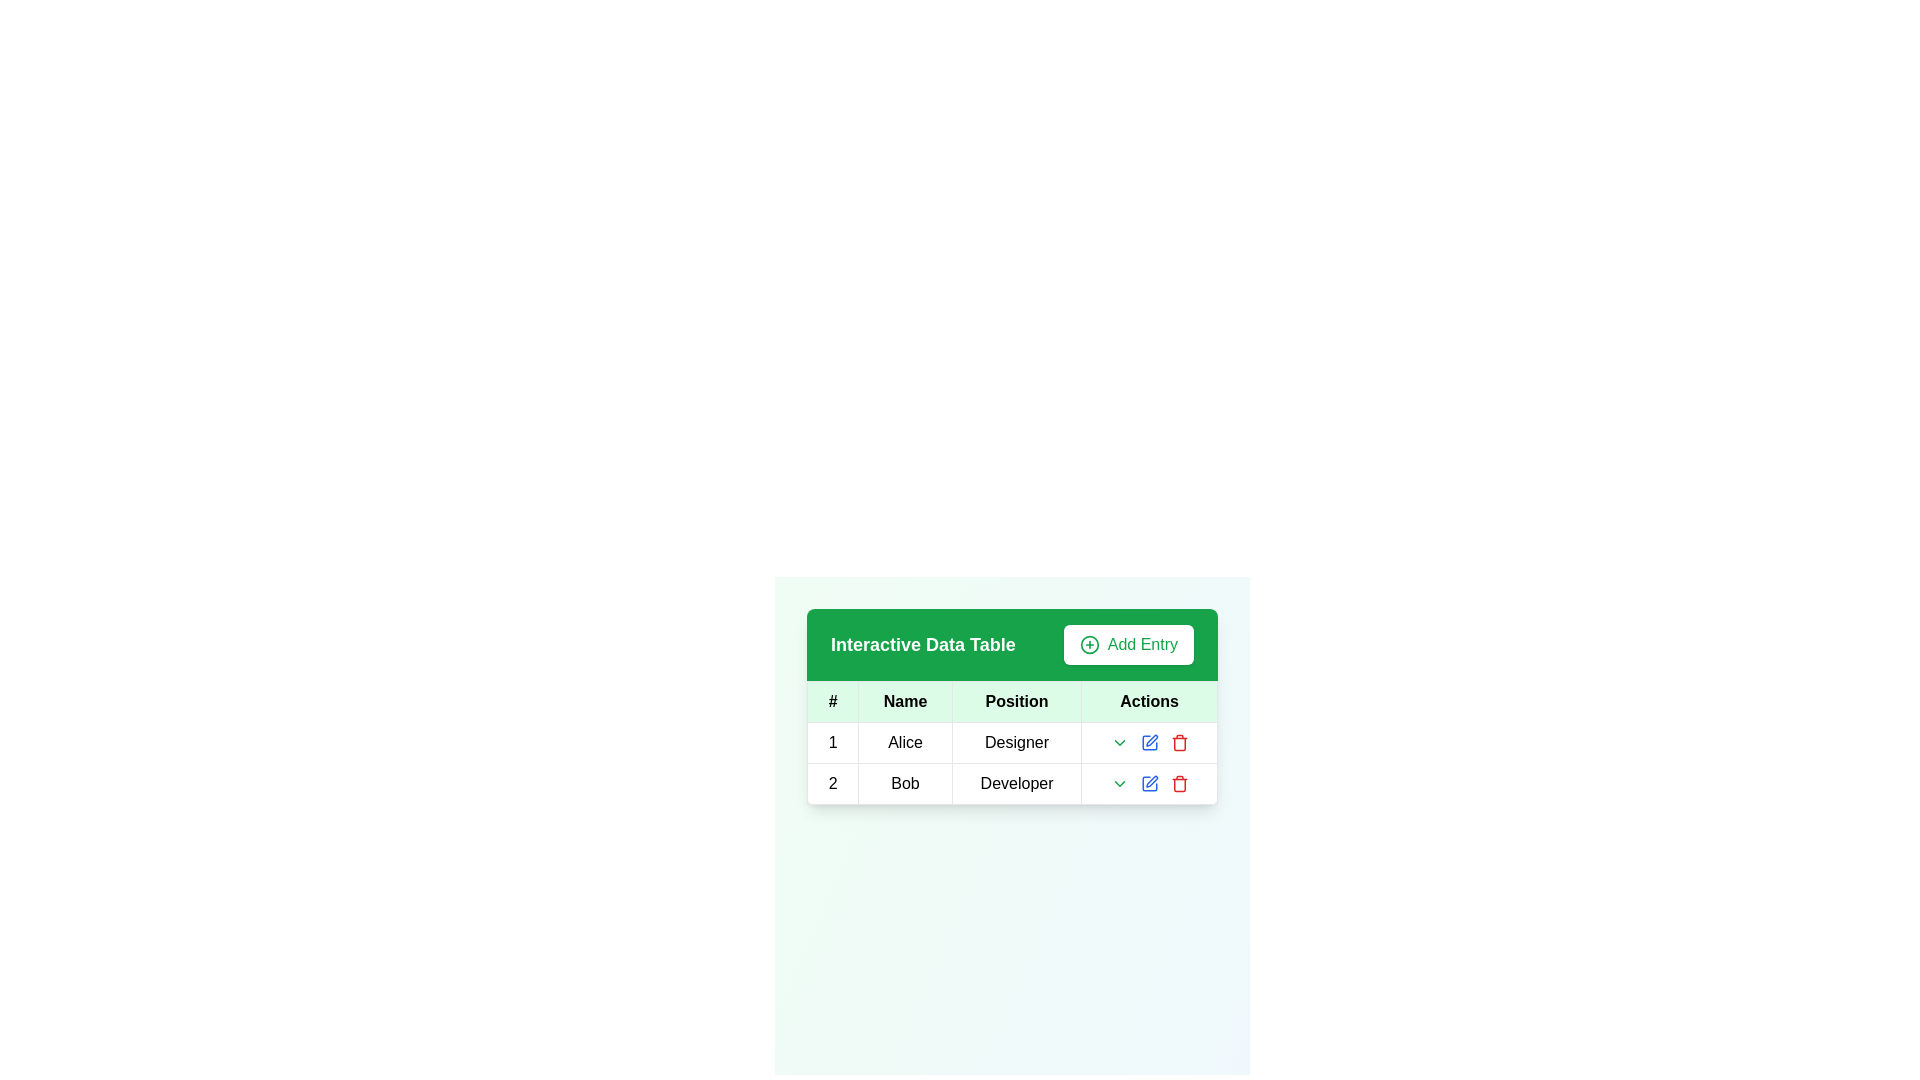 Image resolution: width=1920 pixels, height=1080 pixels. Describe the element at coordinates (1179, 743) in the screenshot. I see `the delete icon button located as the third icon in the Actions column of the second row in the data table` at that location.